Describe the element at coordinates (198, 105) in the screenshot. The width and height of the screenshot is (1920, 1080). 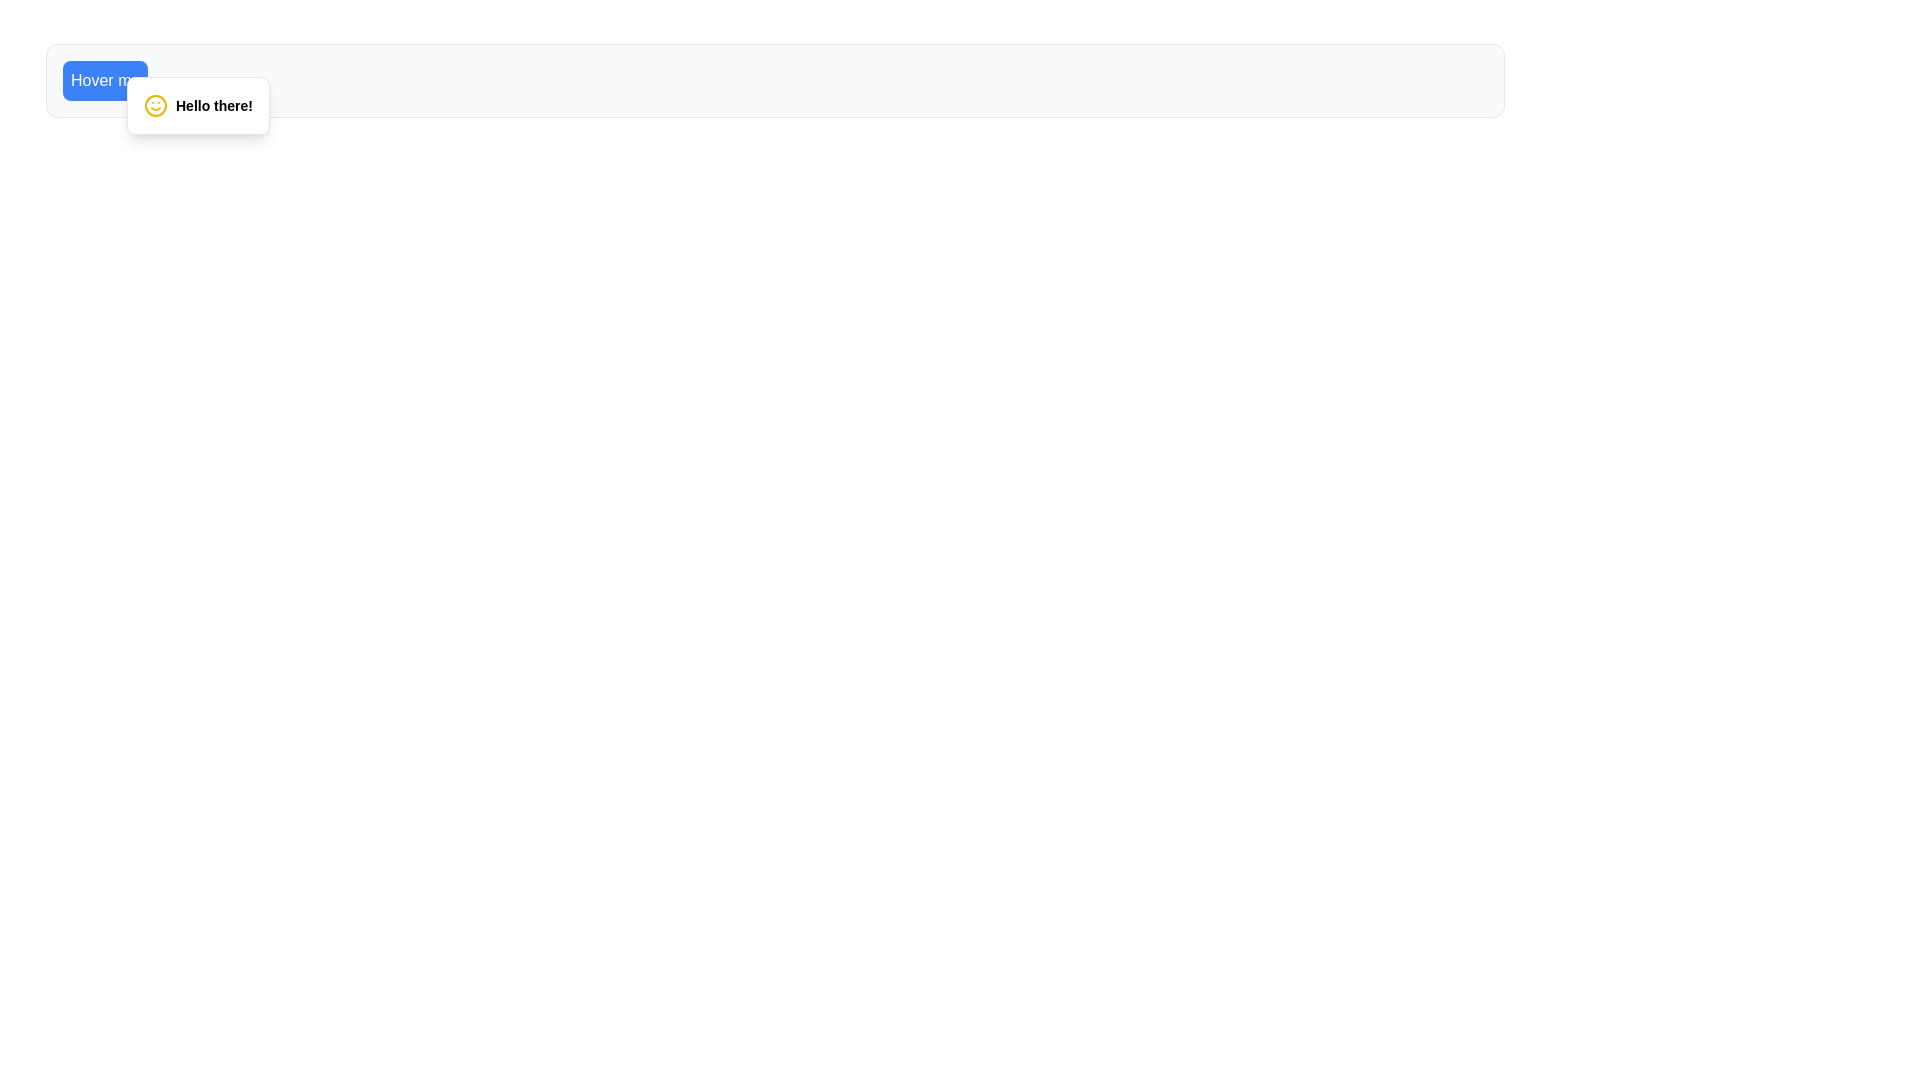
I see `the tooltip or popup that appears to the right of the 'Hover me' button, slightly lower but aligned horizontally with it` at that location.